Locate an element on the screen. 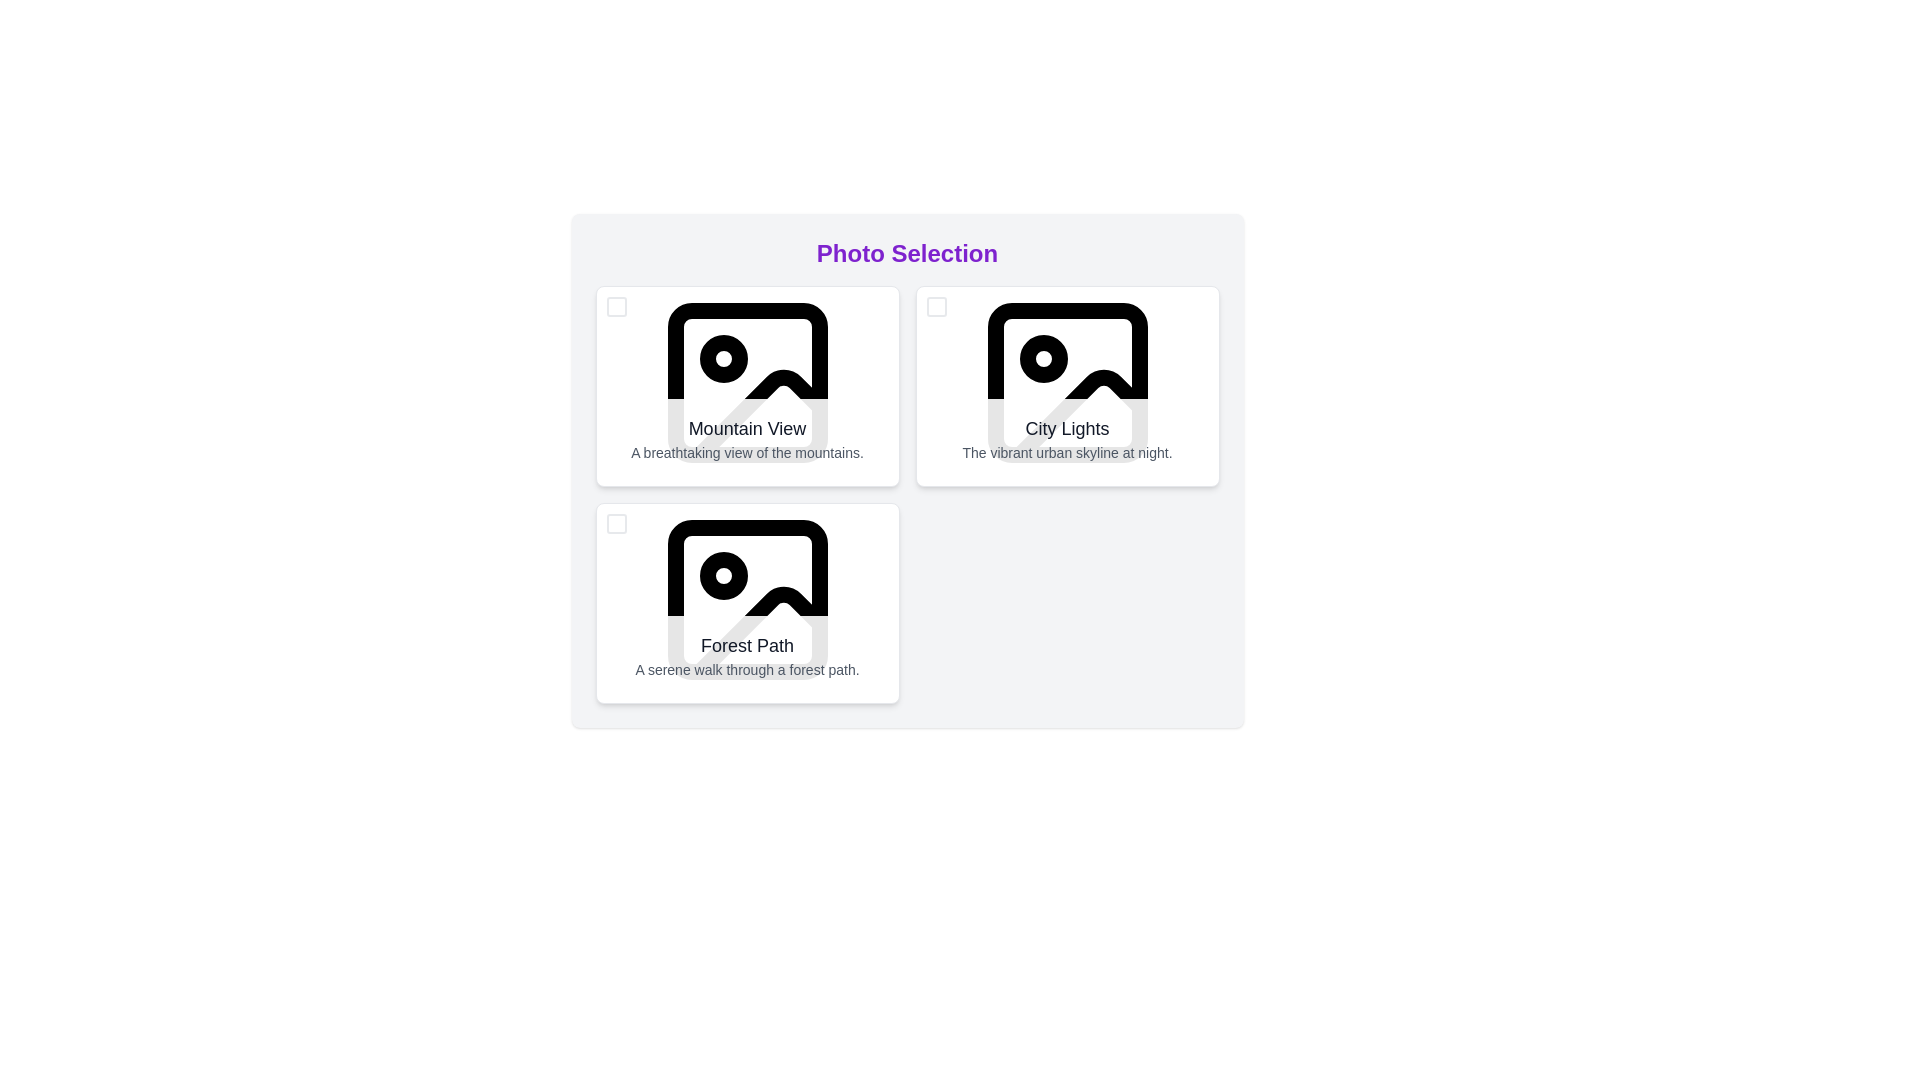 This screenshot has height=1080, width=1920. the small square with rounded corners, styled with a light gray color and opacity, located in the top-left corner of the card labeled 'Mountain View' is located at coordinates (615, 307).